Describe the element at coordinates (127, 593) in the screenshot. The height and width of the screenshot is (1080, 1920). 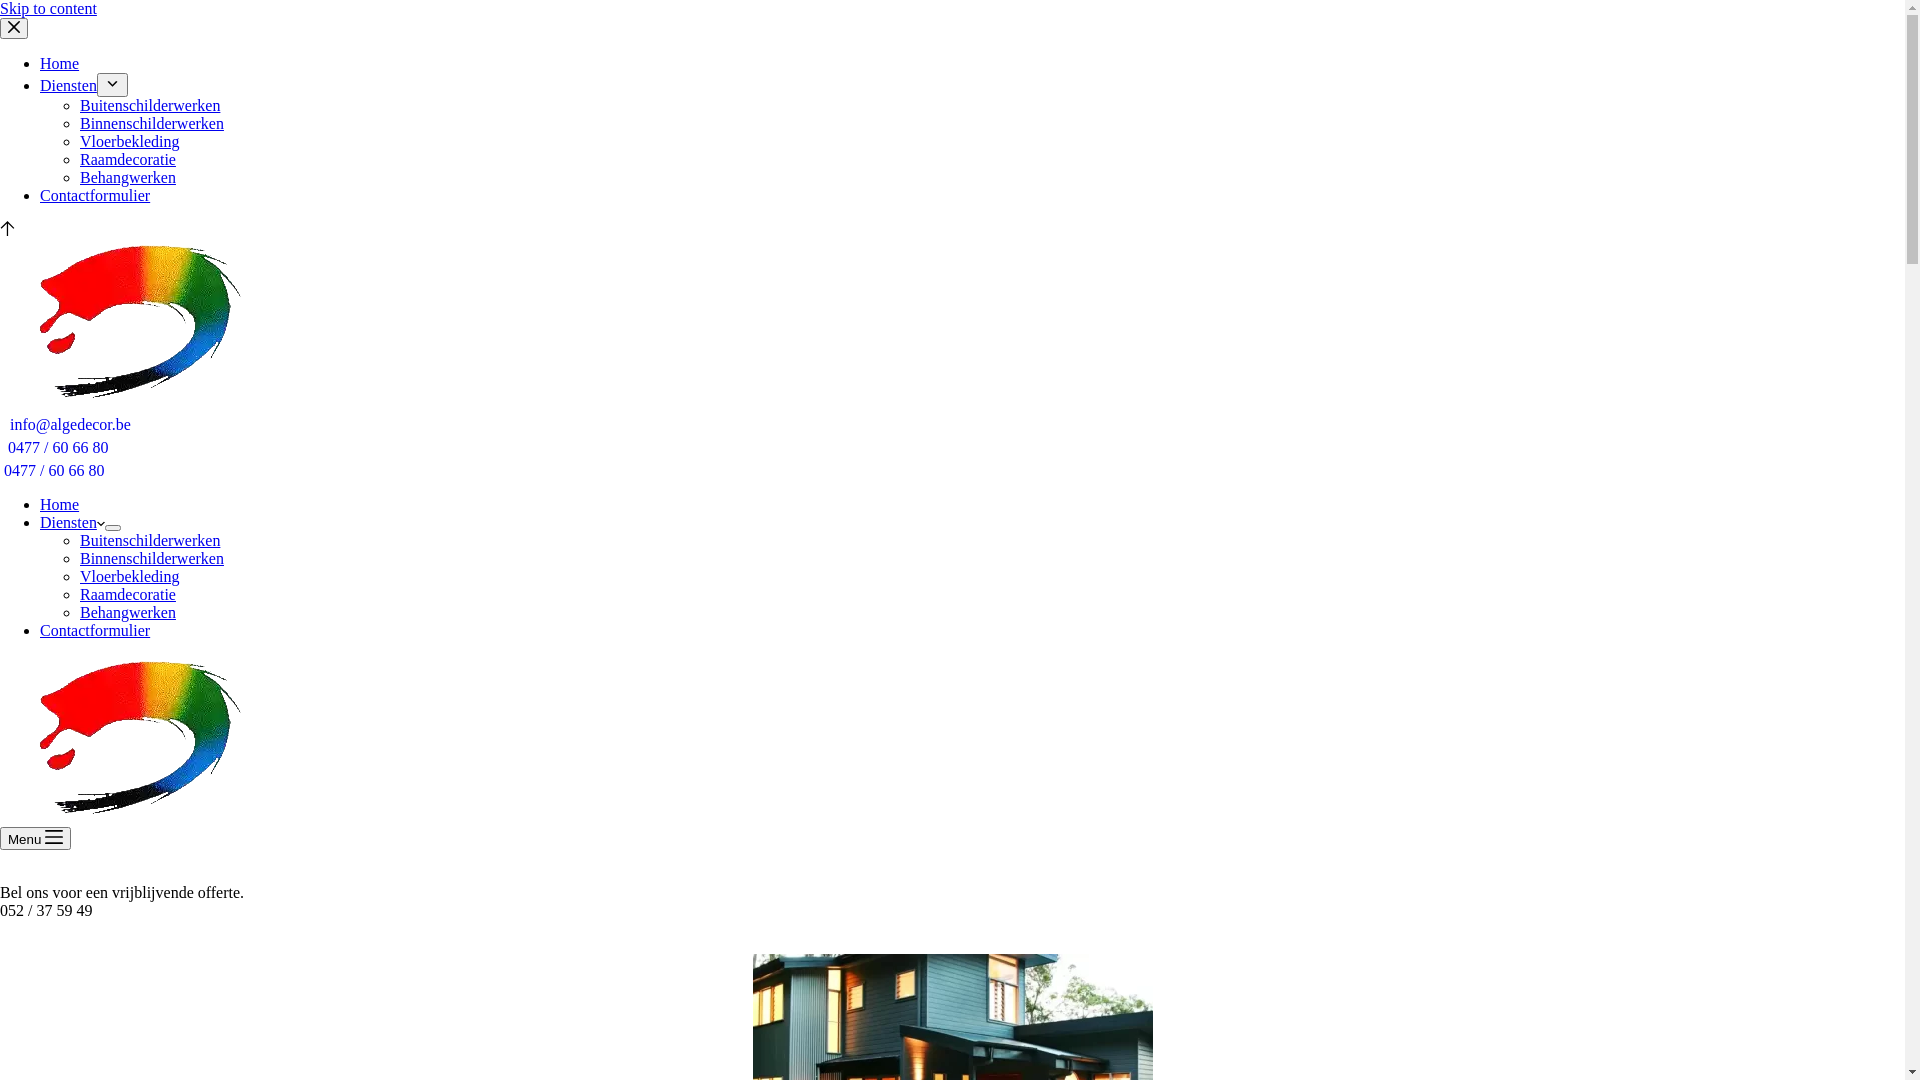
I see `'Raamdecoratie'` at that location.